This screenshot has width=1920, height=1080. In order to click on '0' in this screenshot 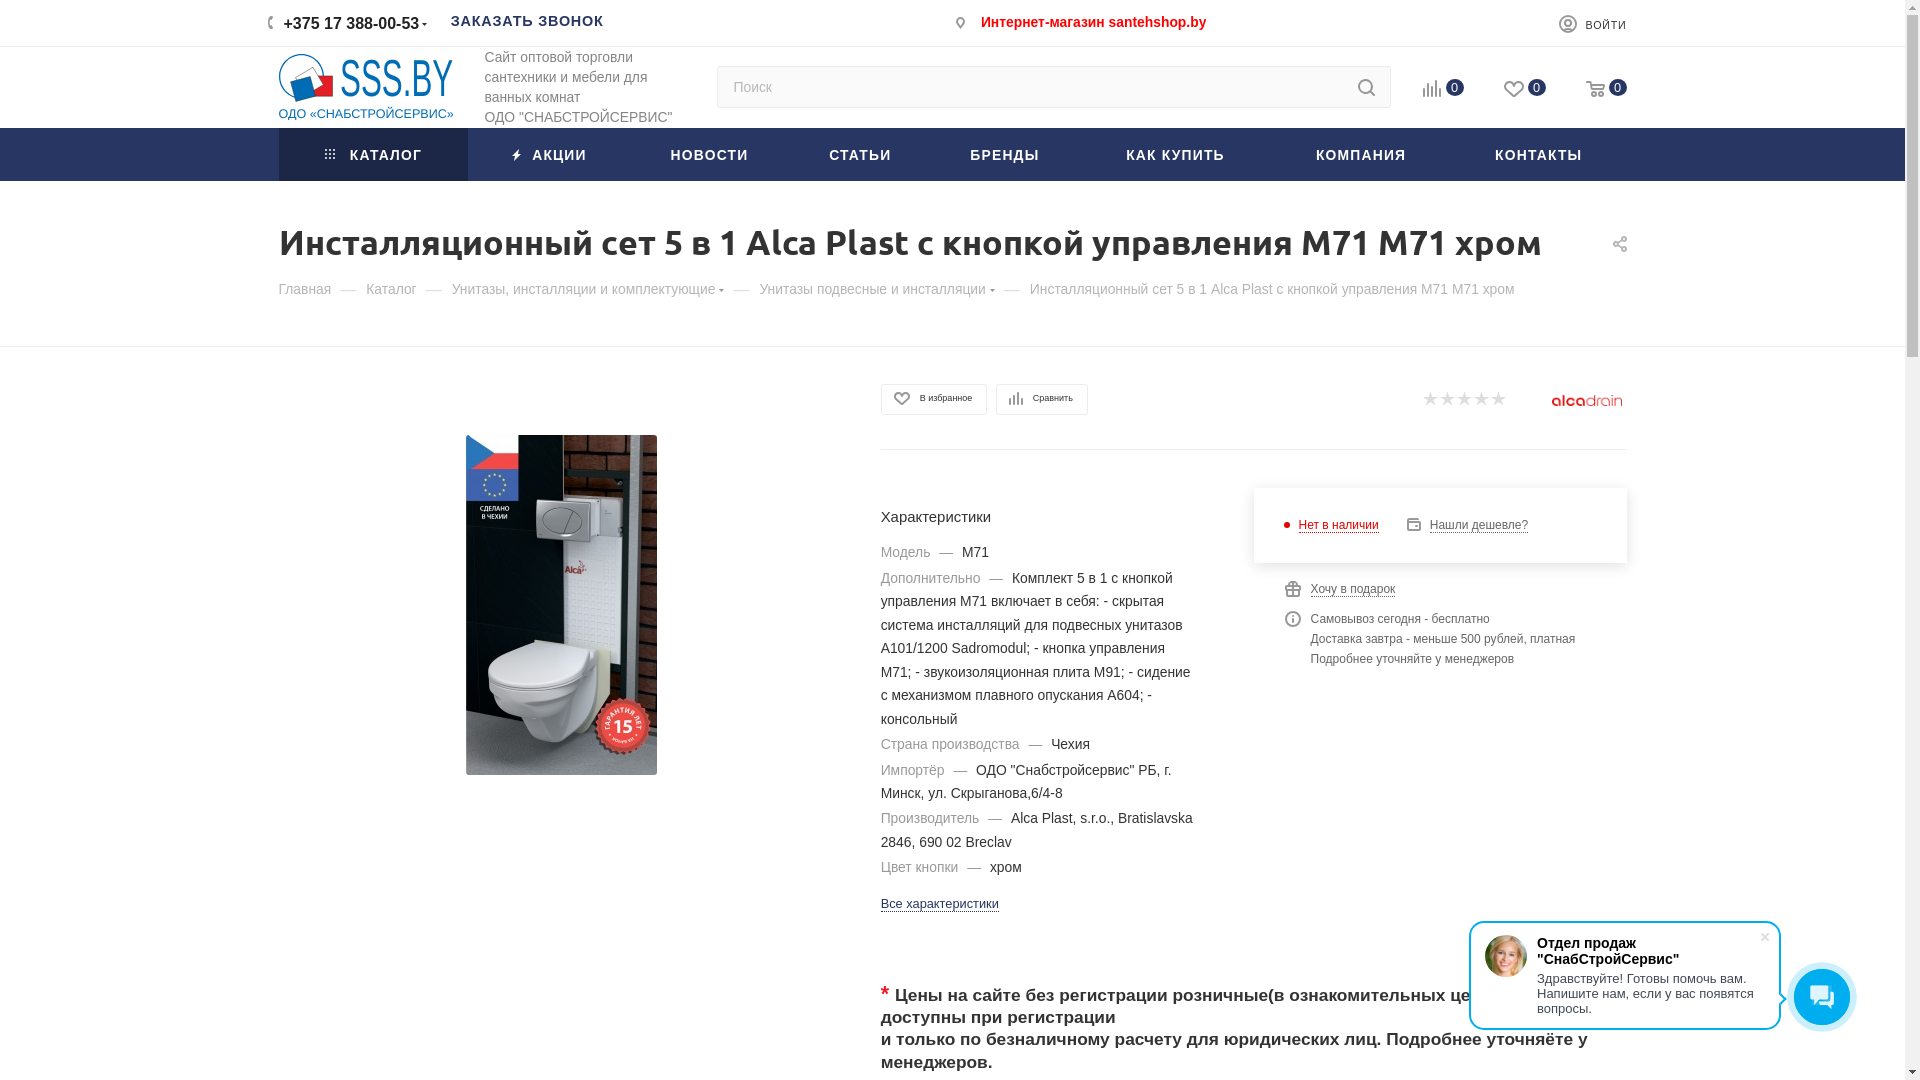, I will do `click(1606, 90)`.